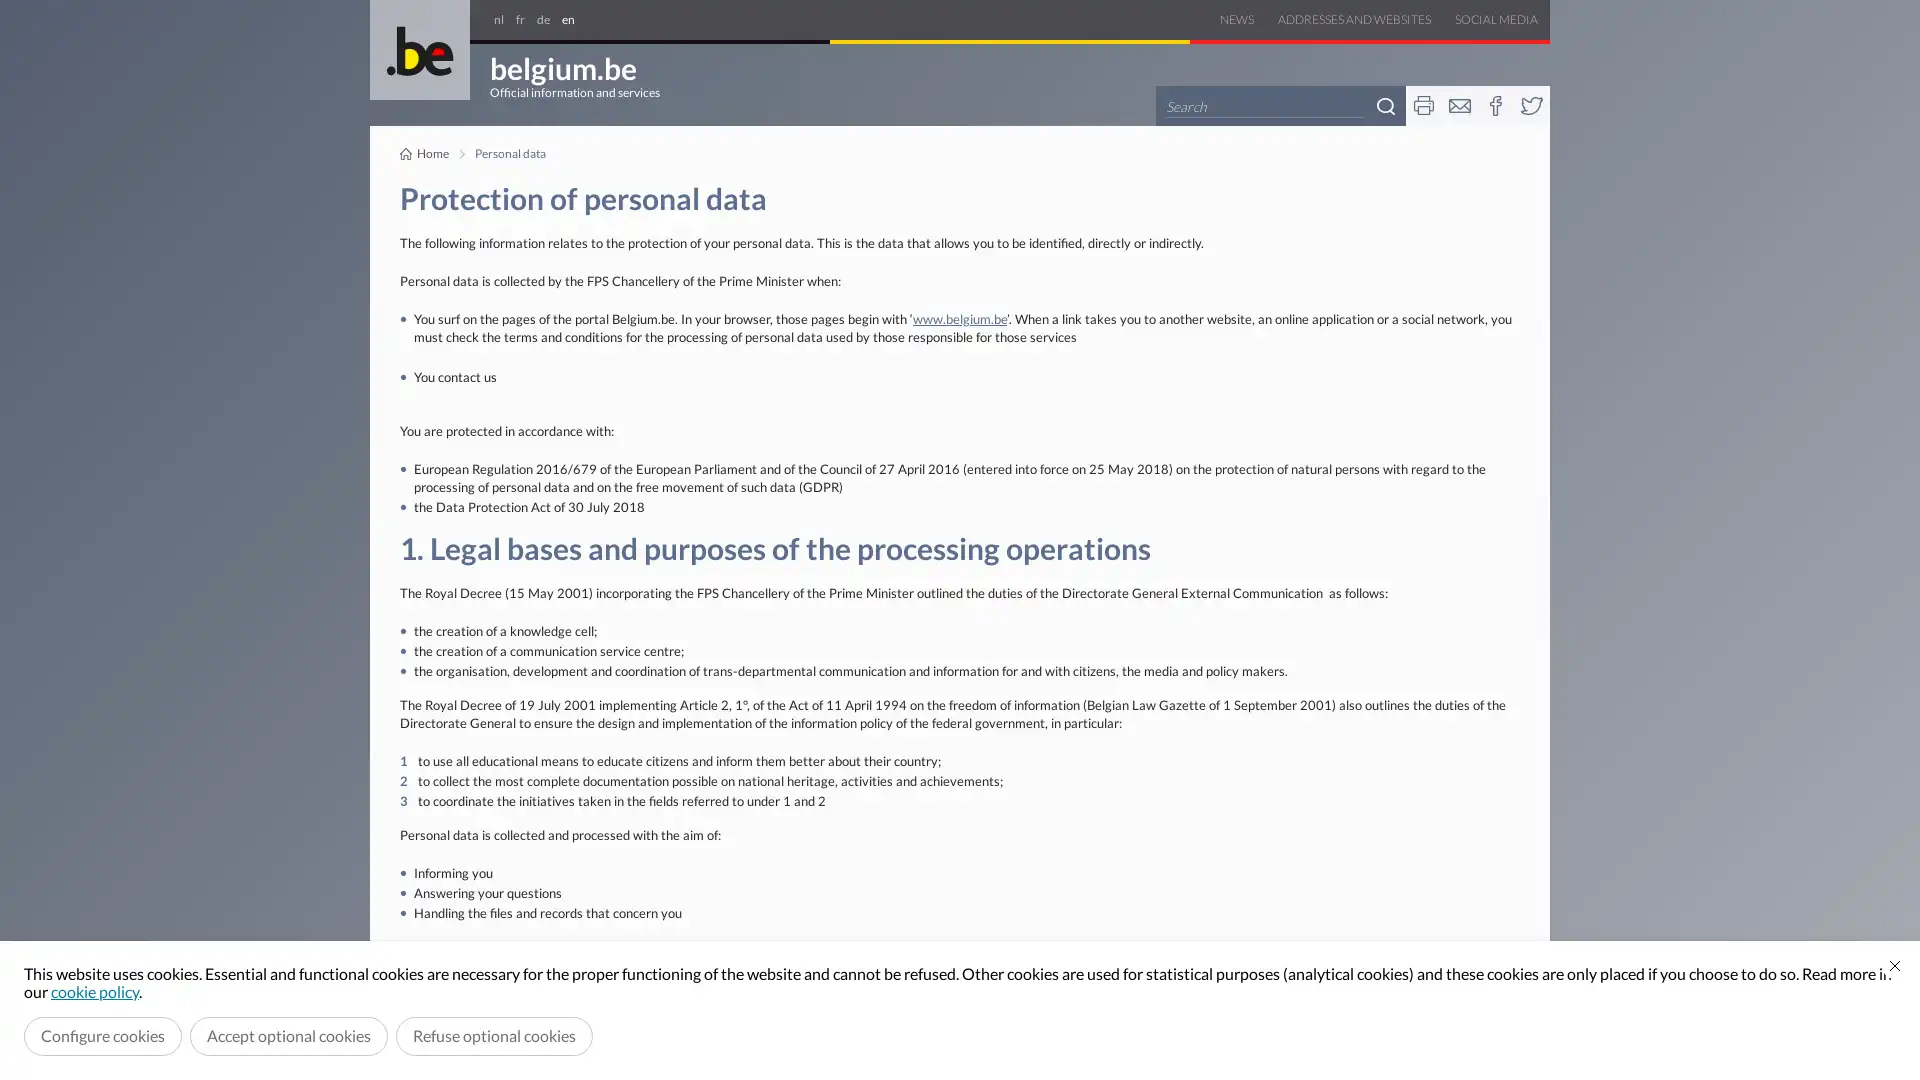 The width and height of the screenshot is (1920, 1080). I want to click on Configure cookies, so click(101, 1035).